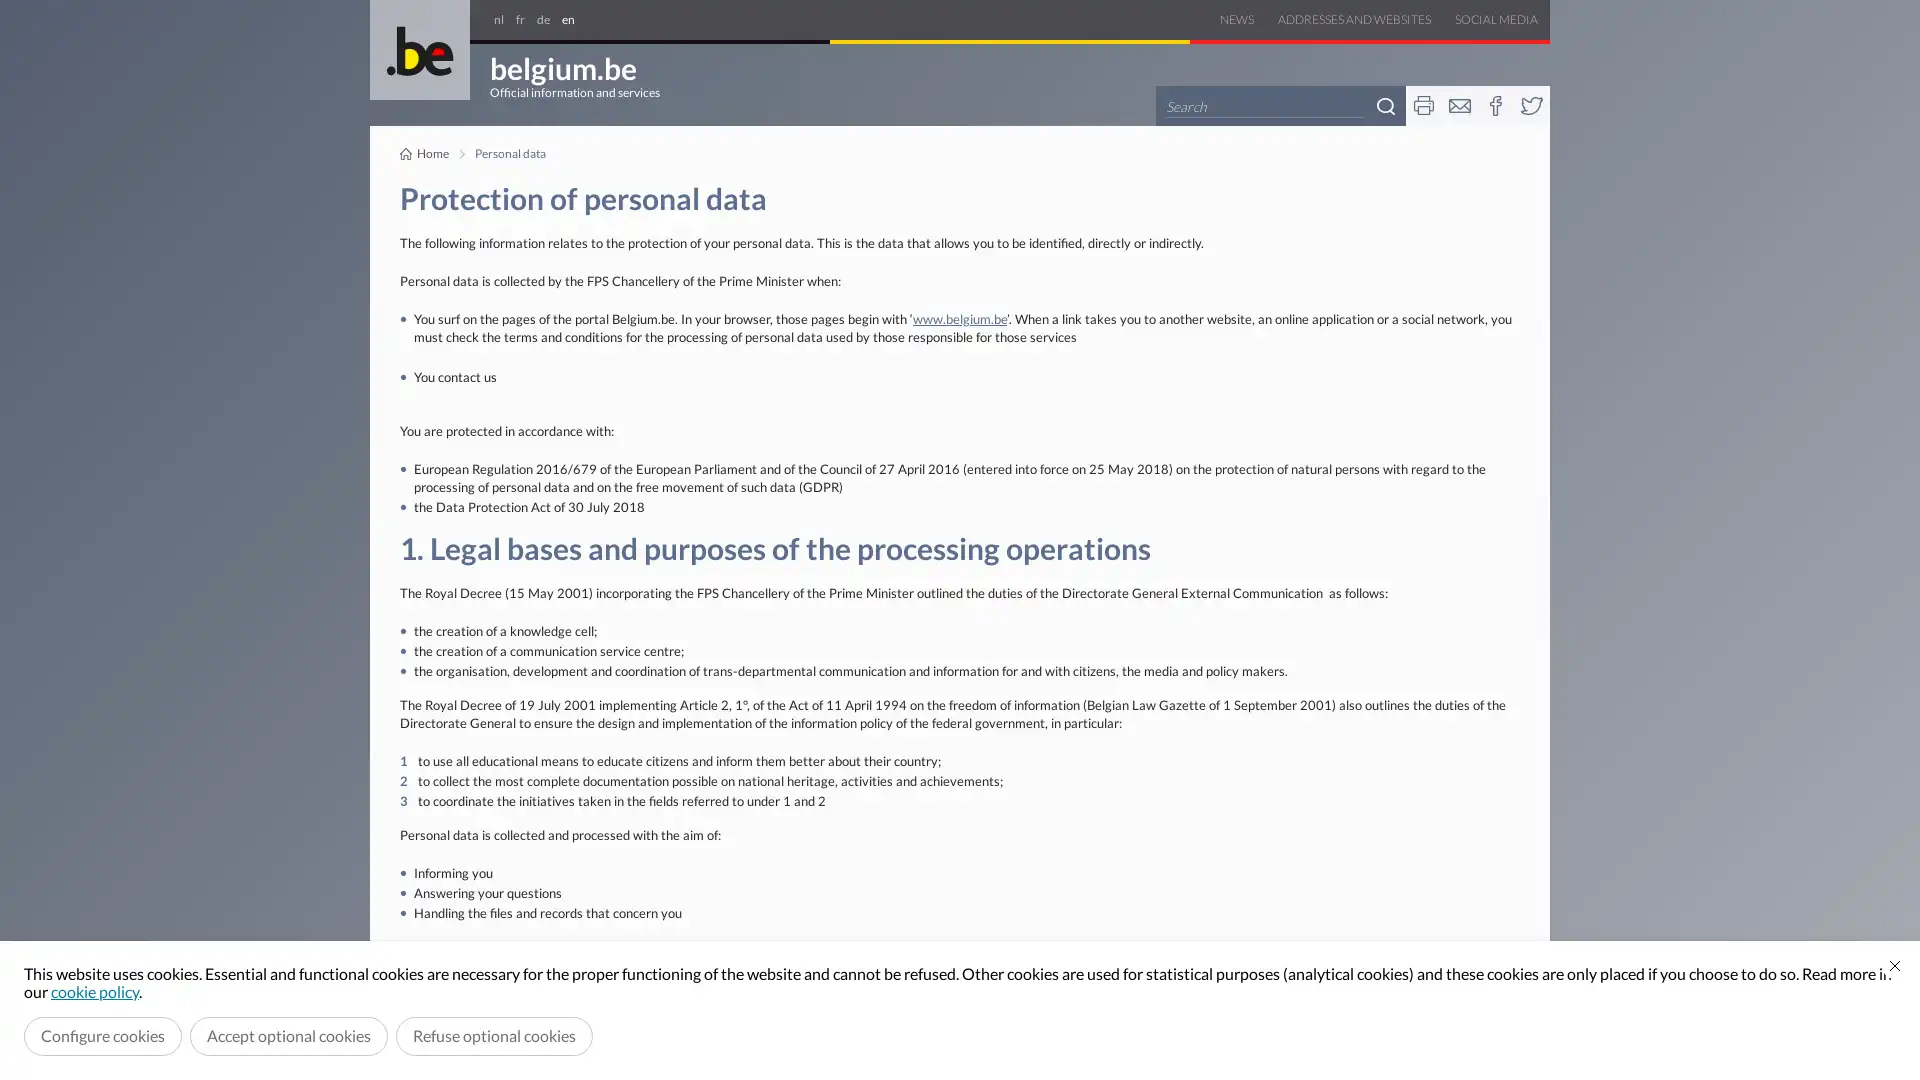 The width and height of the screenshot is (1920, 1080). I want to click on Configure cookies, so click(101, 1035).